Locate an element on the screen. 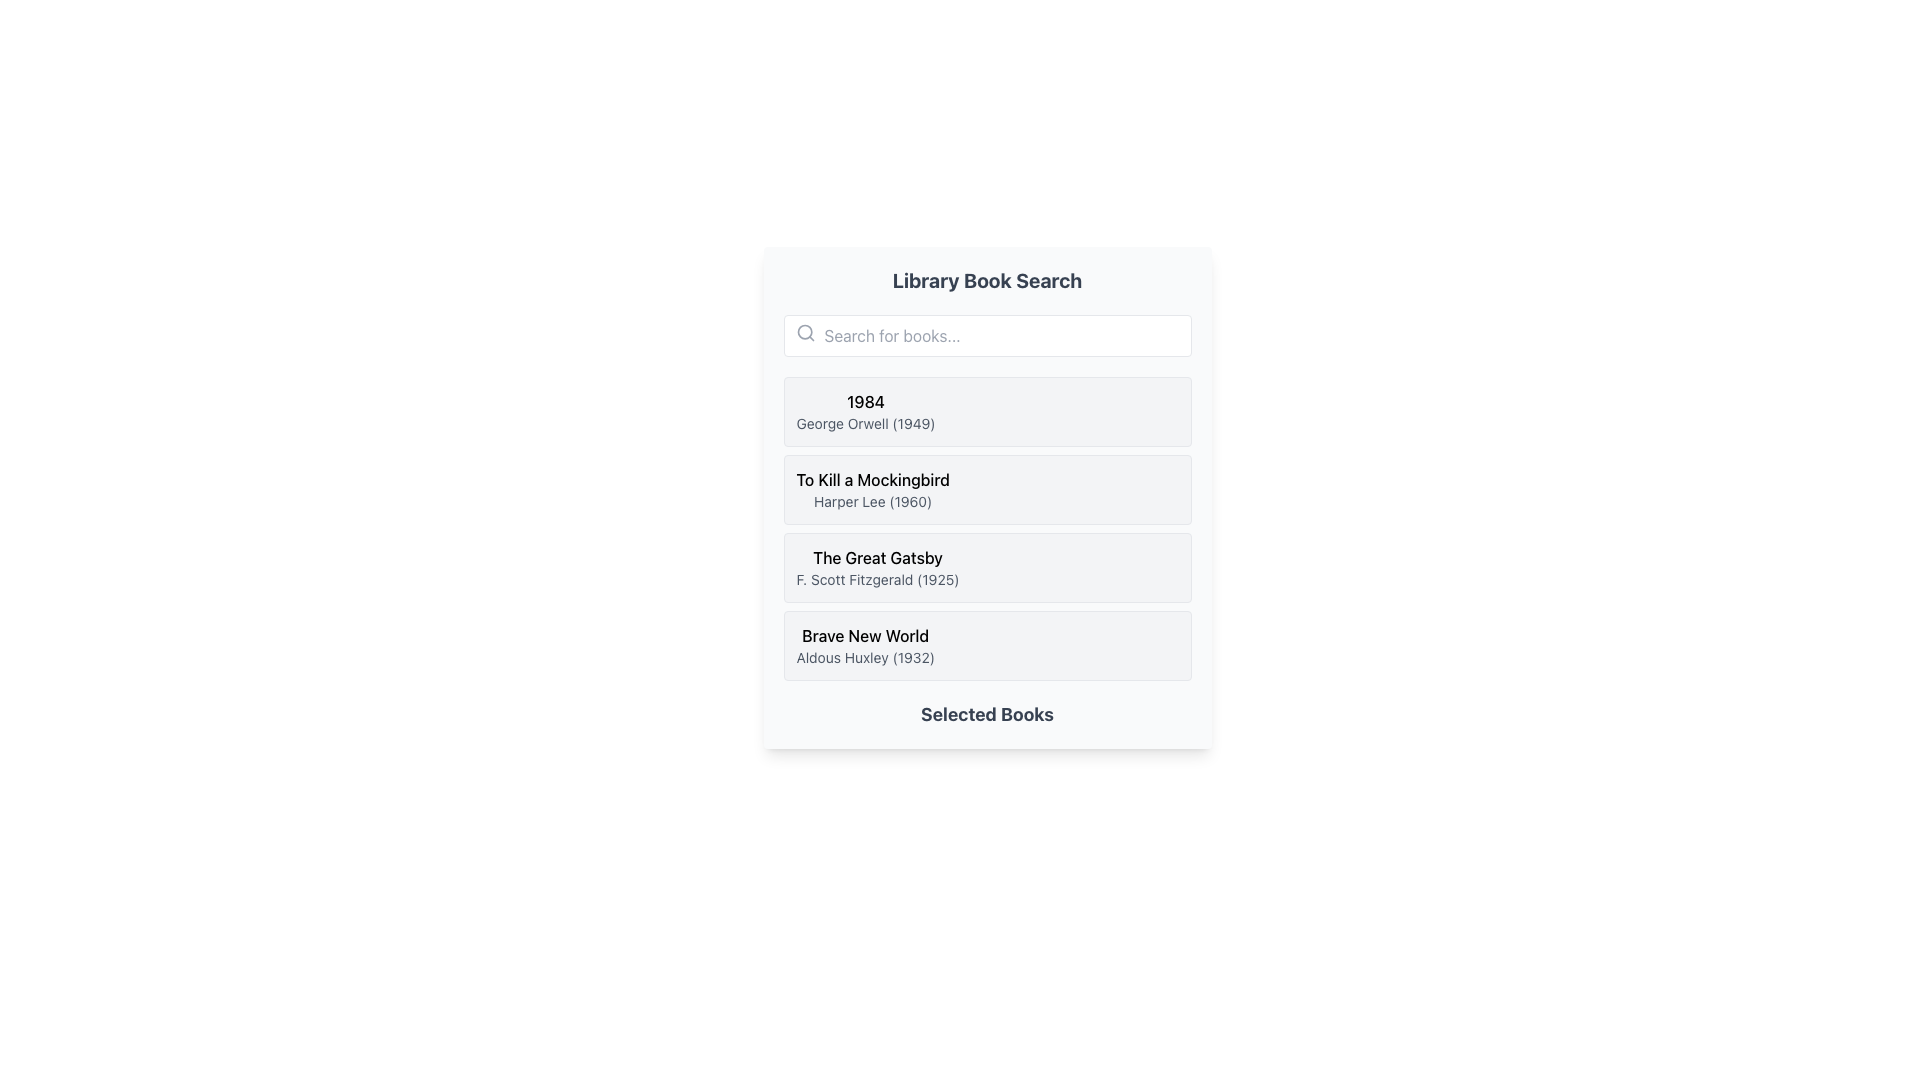 This screenshot has width=1920, height=1080. the selectable card element displaying 'Brave New World' by Aldous Huxley, positioned as the last item in the list of cards is located at coordinates (987, 645).